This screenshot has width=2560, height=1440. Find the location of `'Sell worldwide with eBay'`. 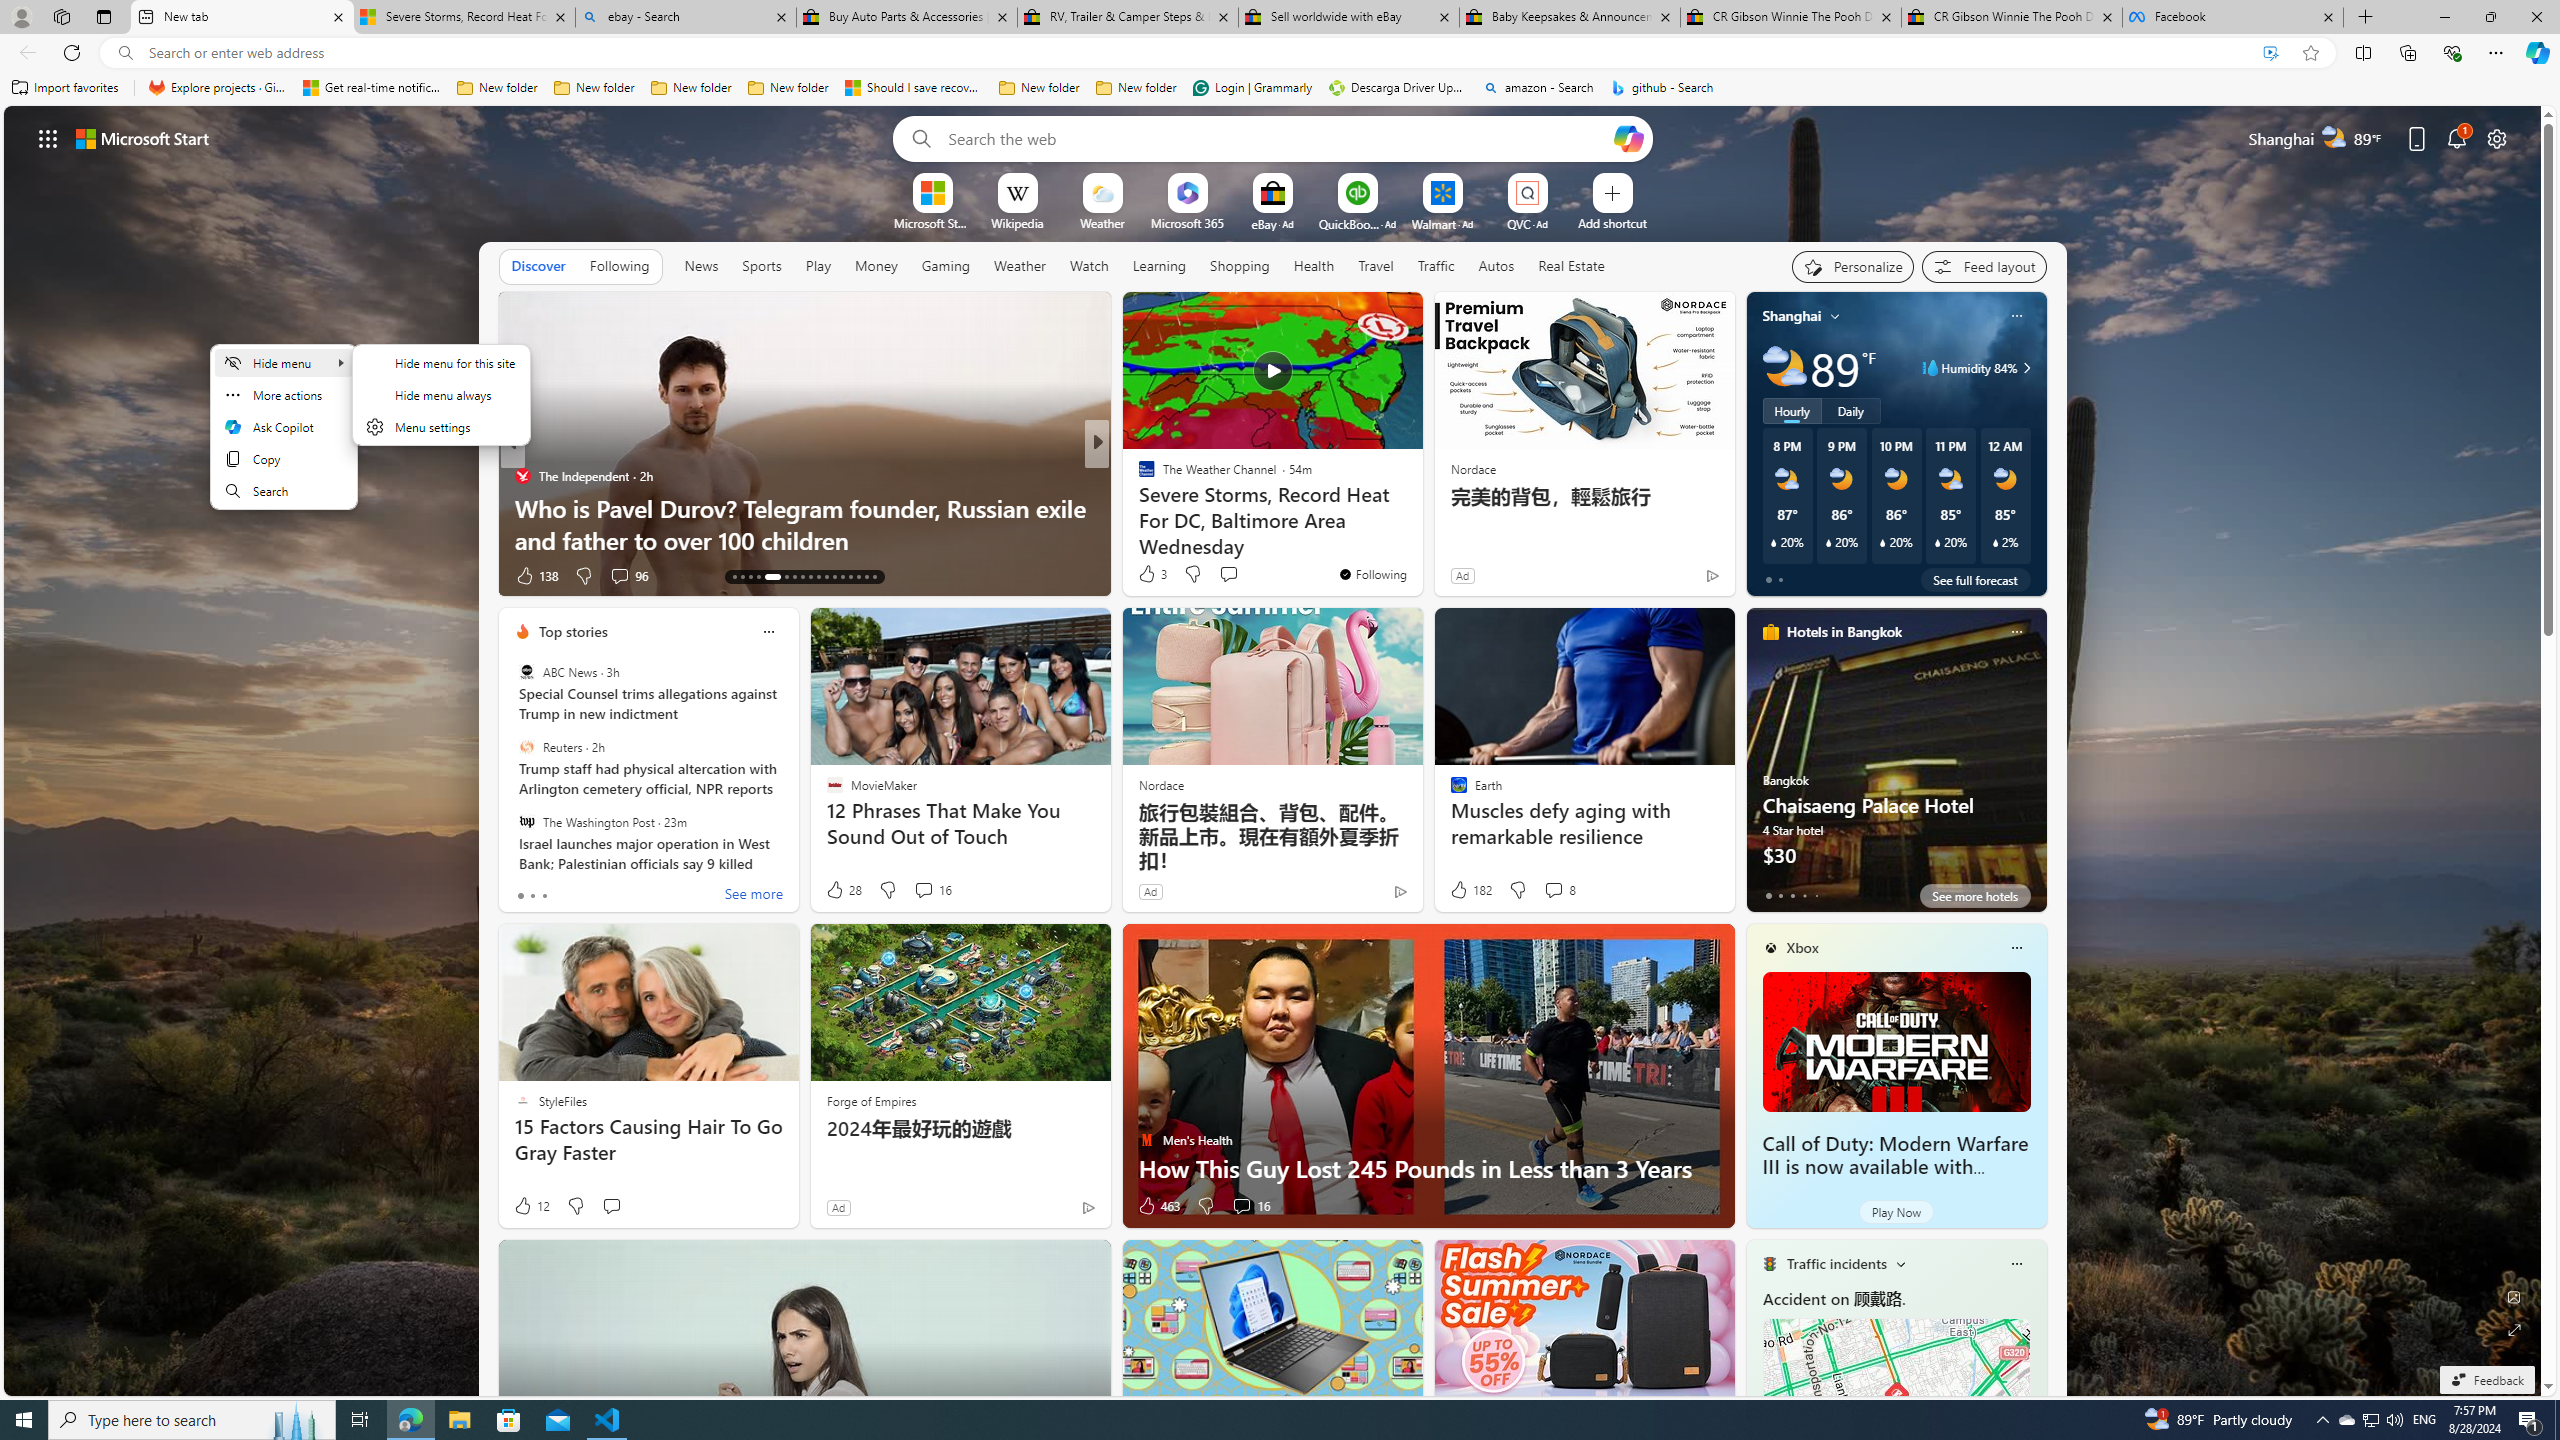

'Sell worldwide with eBay' is located at coordinates (1346, 16).